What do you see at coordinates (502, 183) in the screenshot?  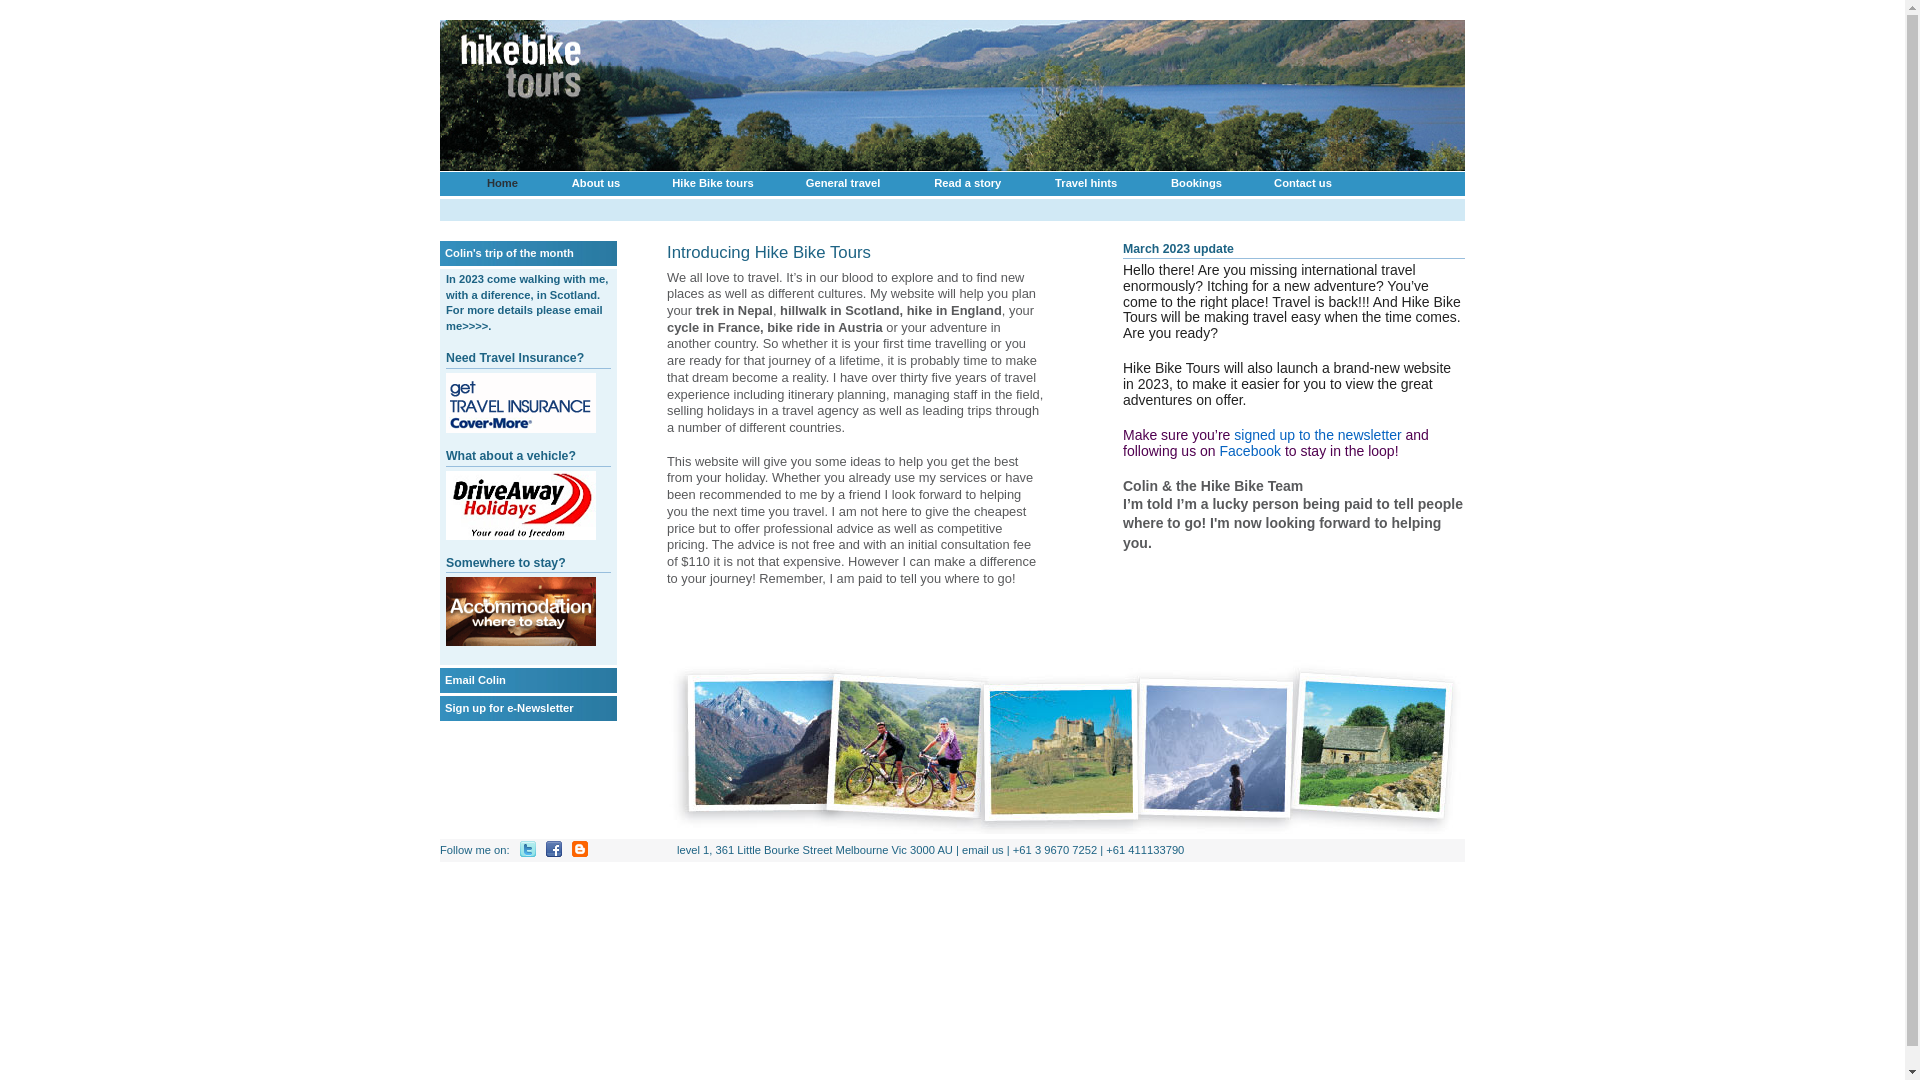 I see `'Home'` at bounding box center [502, 183].